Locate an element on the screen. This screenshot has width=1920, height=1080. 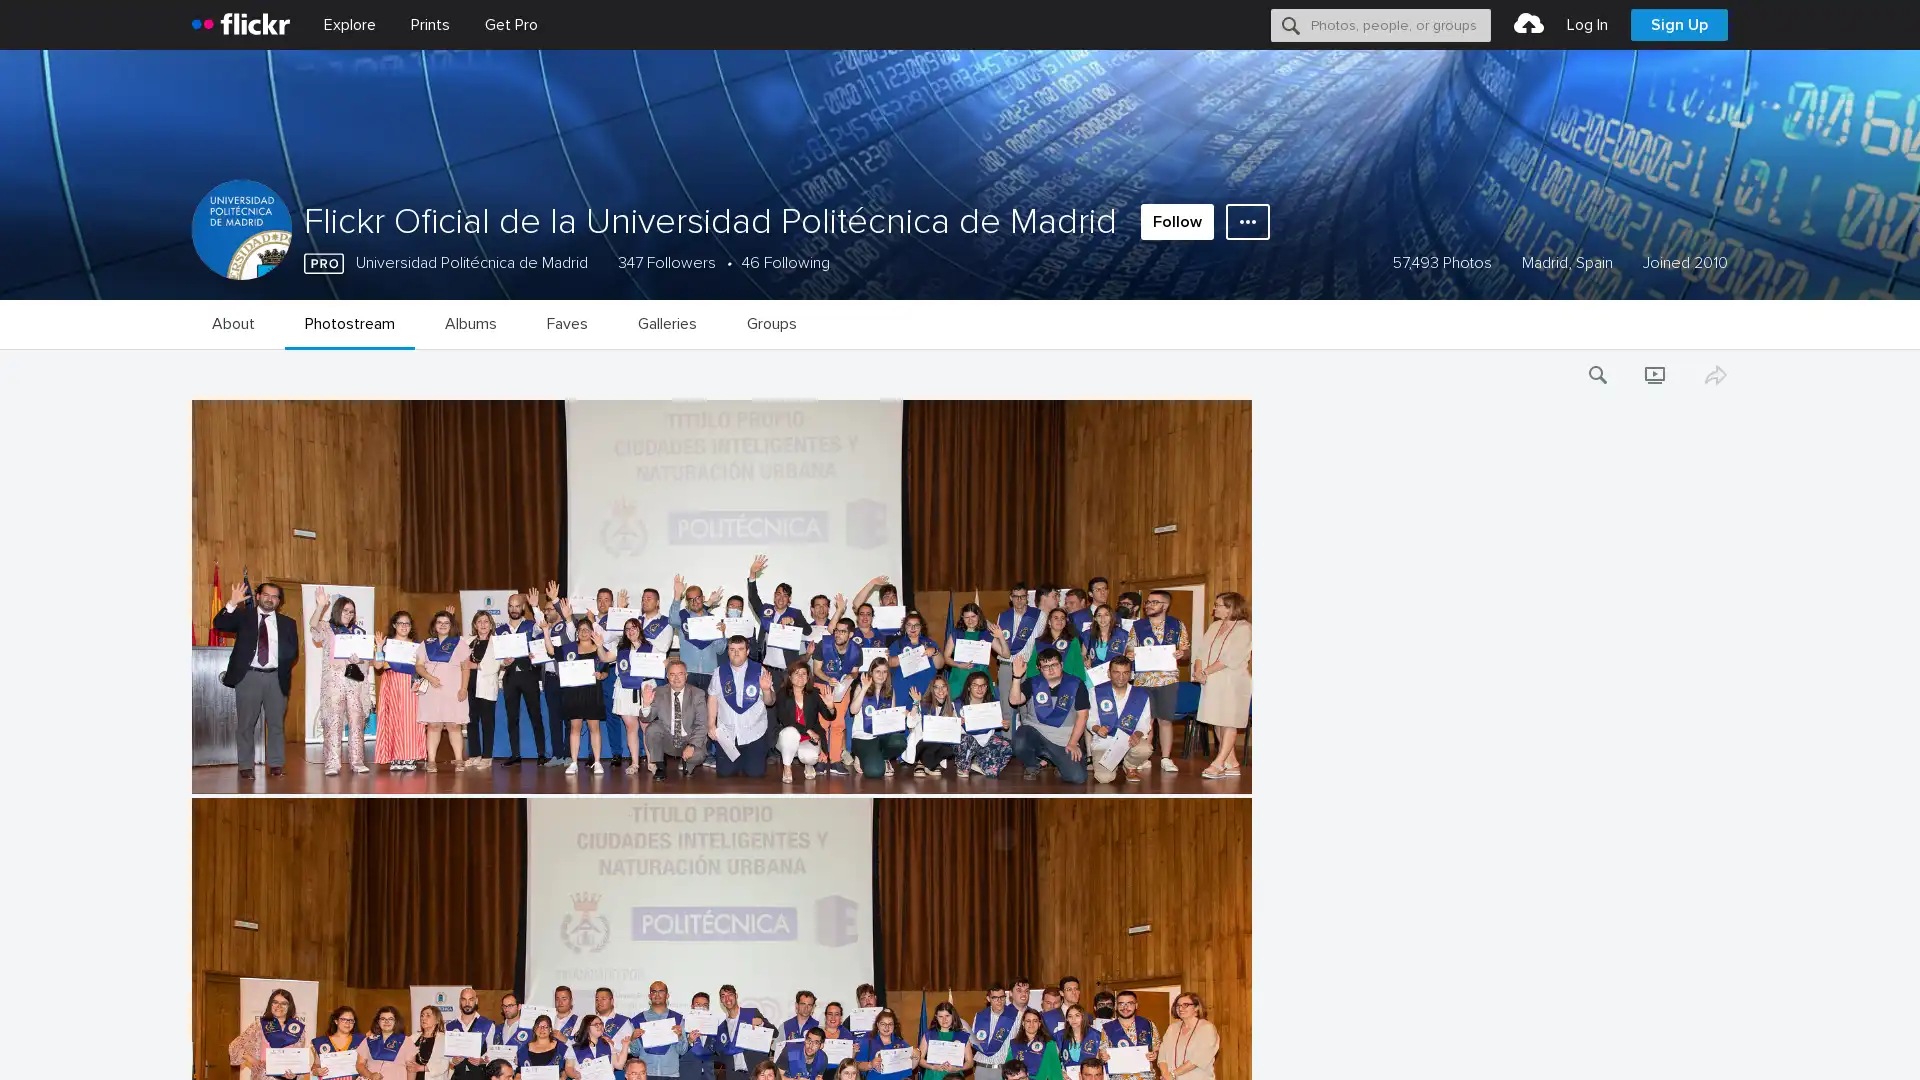
Add to Favorites is located at coordinates (192, 870).